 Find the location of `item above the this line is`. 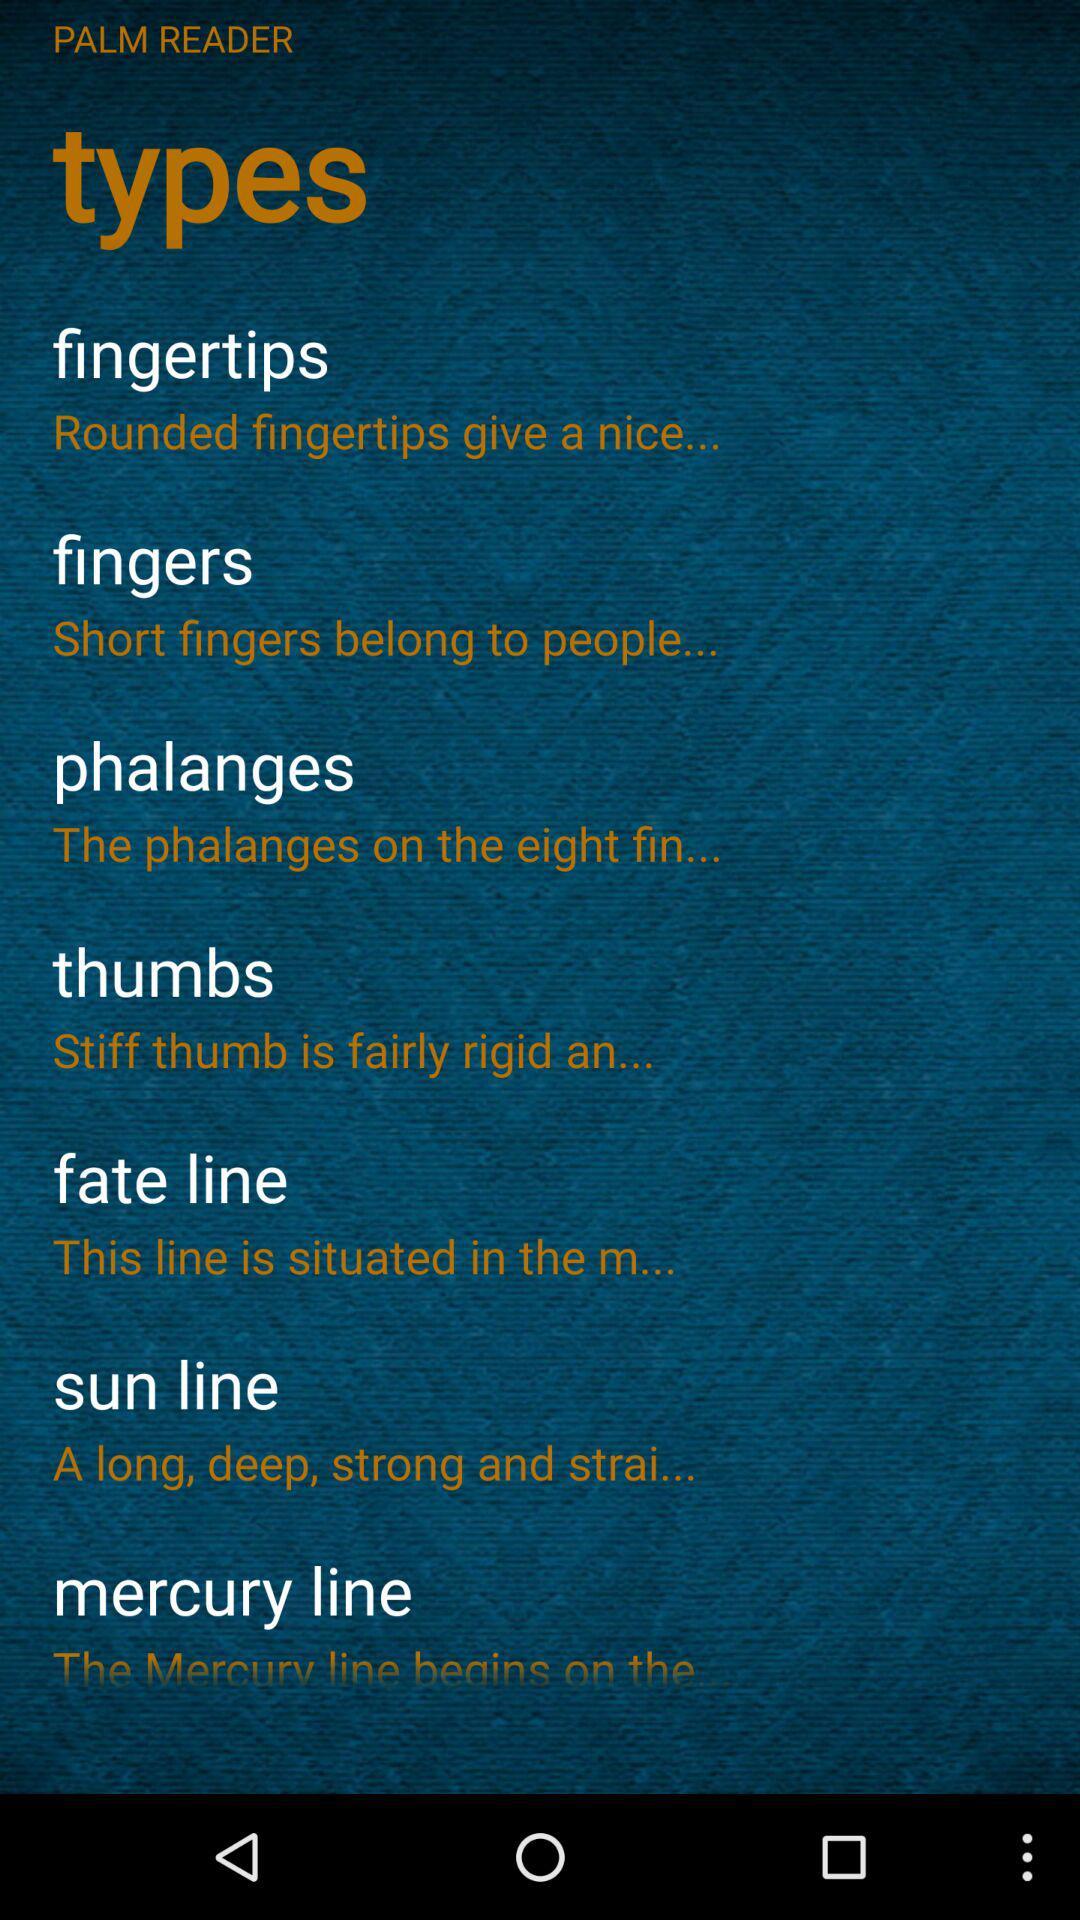

item above the this line is is located at coordinates (540, 1178).